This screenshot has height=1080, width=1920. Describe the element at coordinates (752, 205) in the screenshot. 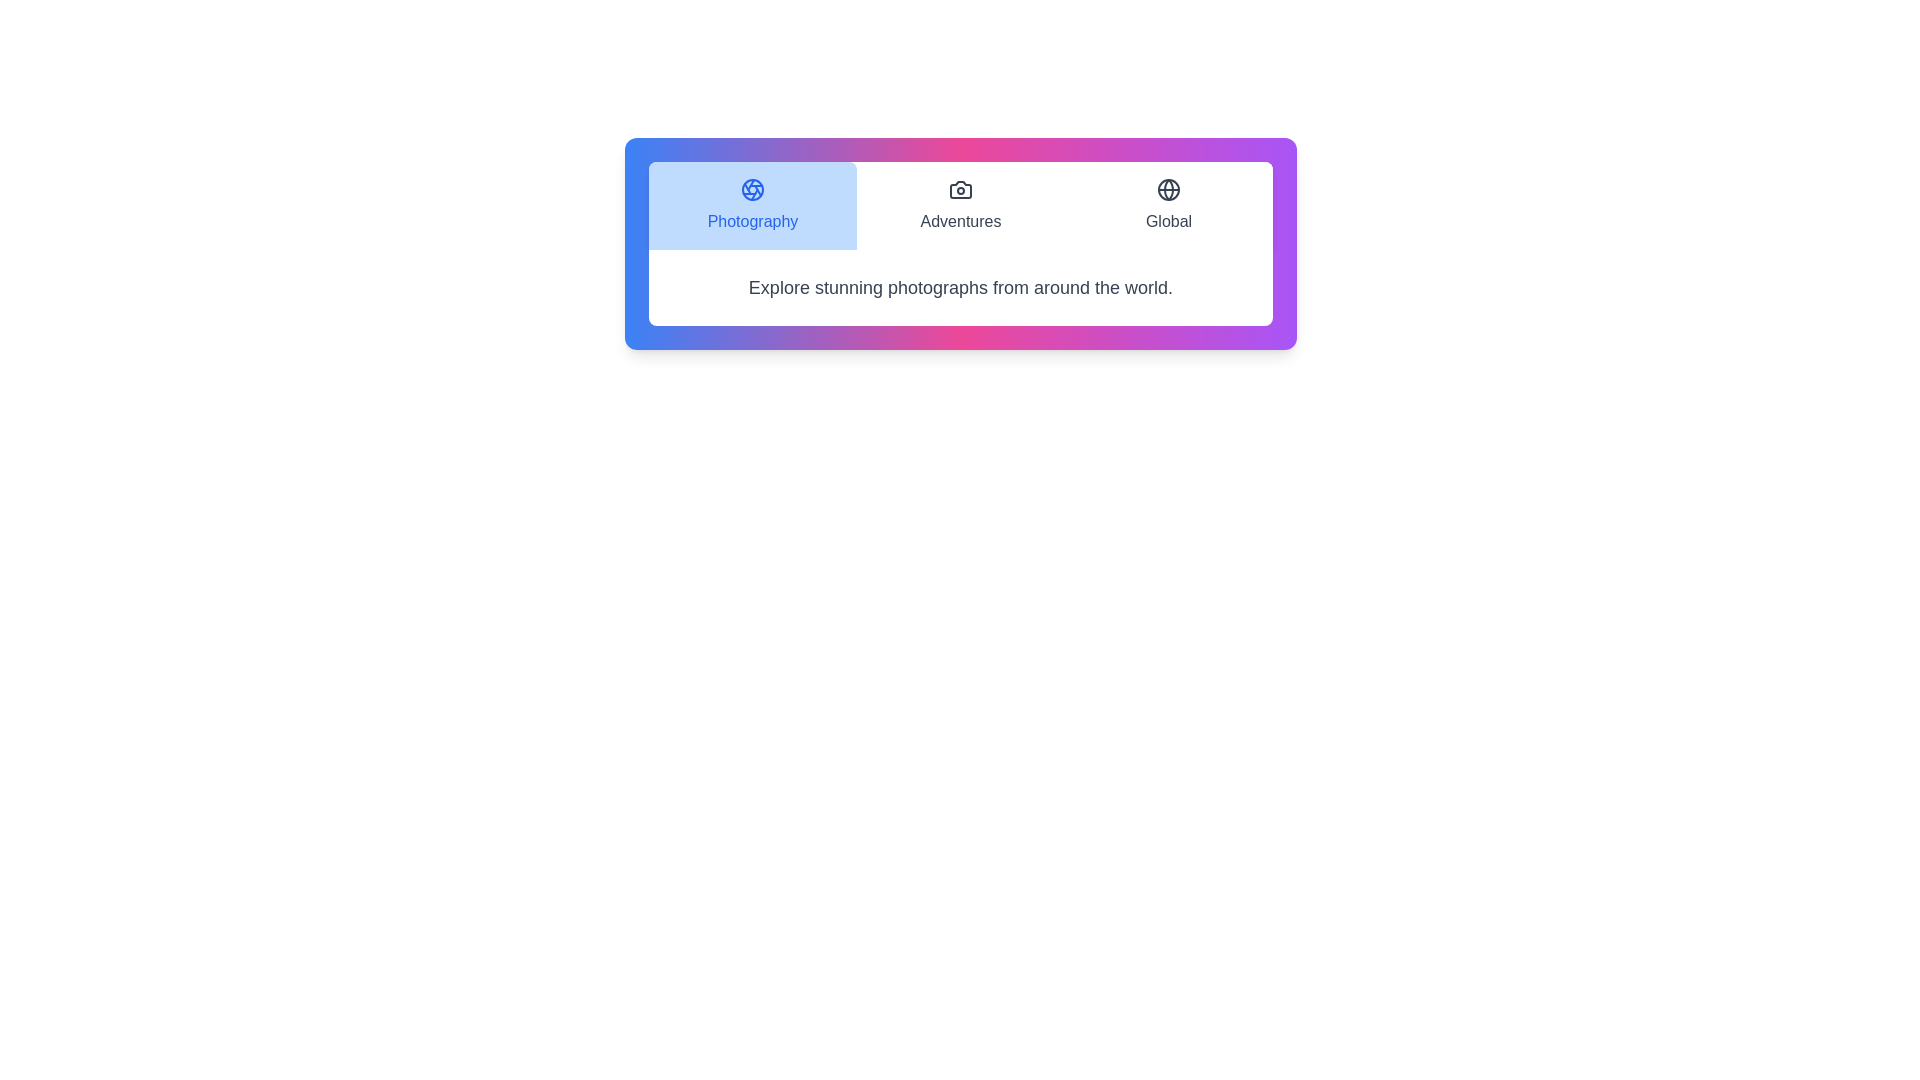

I see `the button labeled 'Photography', which features a globe icon and is the leftmost of three horizontally aligned buttons in the top portion of the interface` at that location.